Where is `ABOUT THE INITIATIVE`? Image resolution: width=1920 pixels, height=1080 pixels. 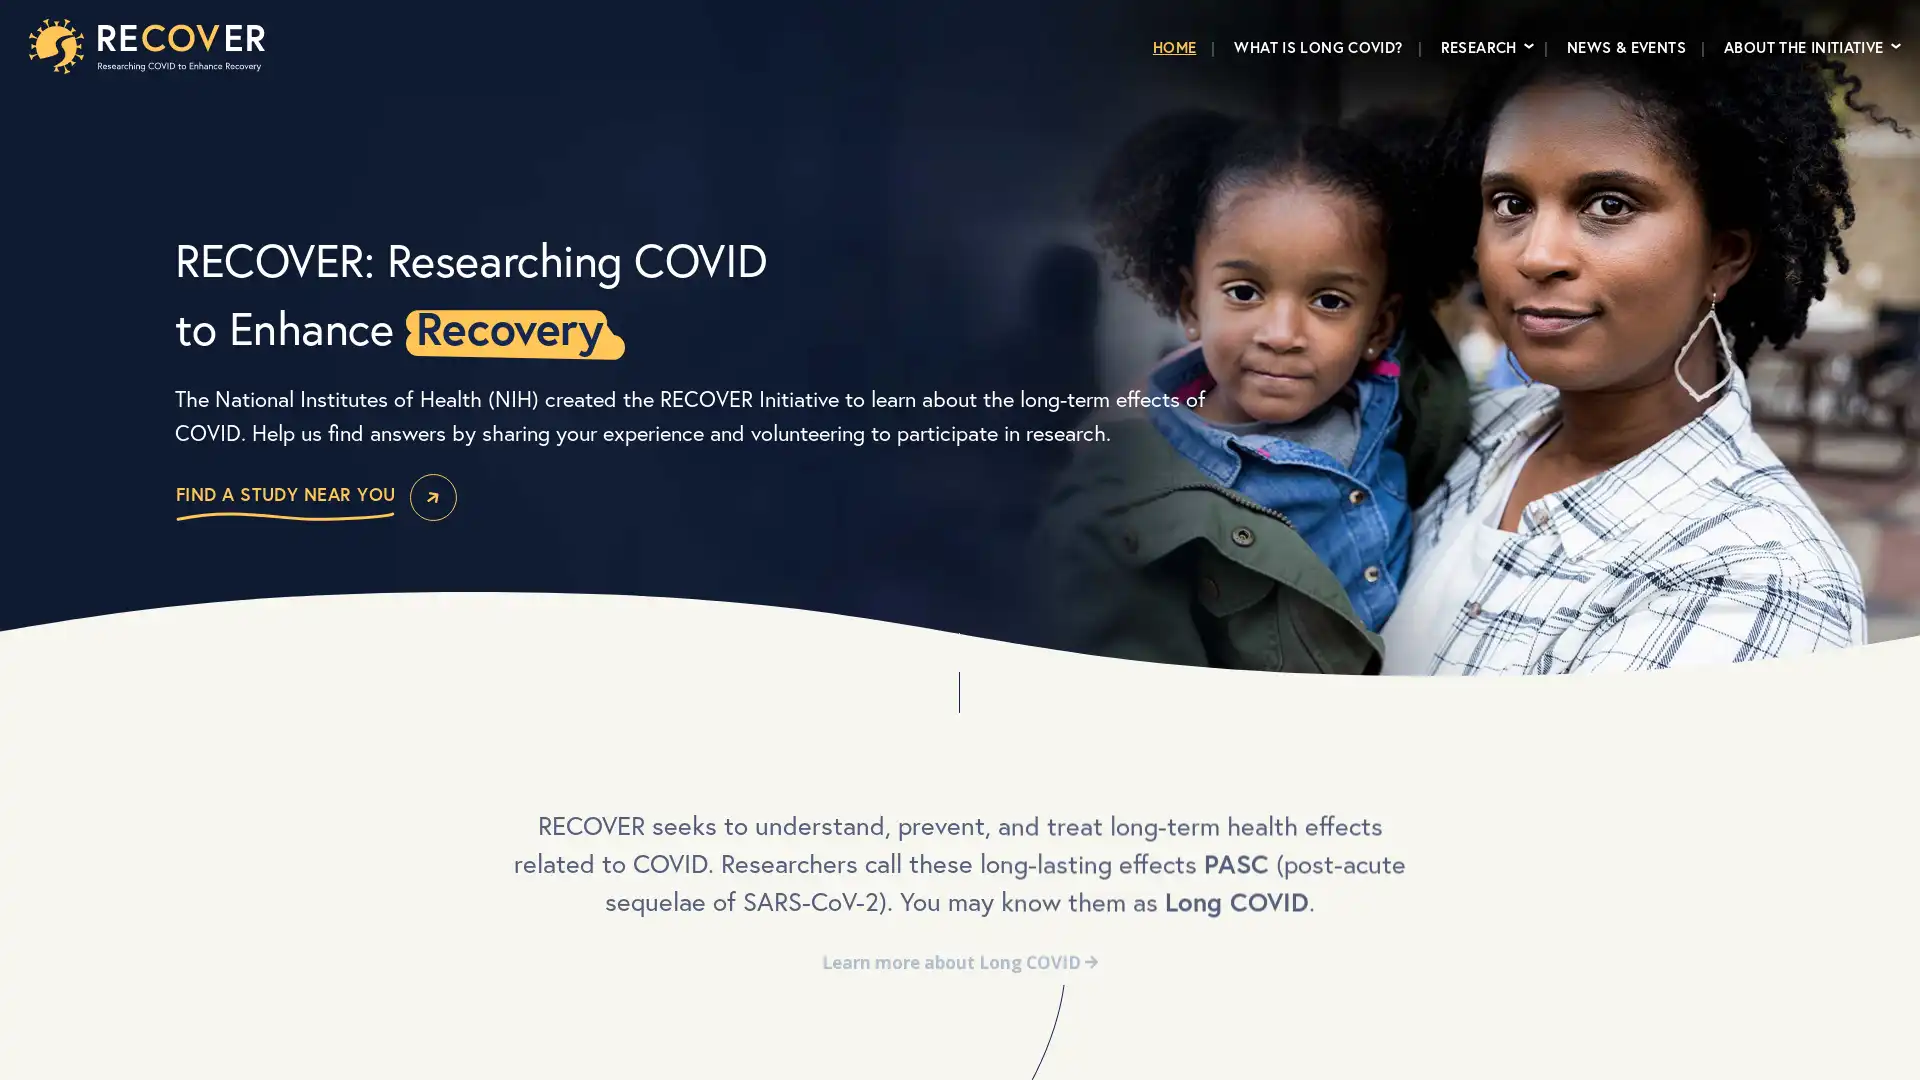
ABOUT THE INITIATIVE is located at coordinates (1807, 45).